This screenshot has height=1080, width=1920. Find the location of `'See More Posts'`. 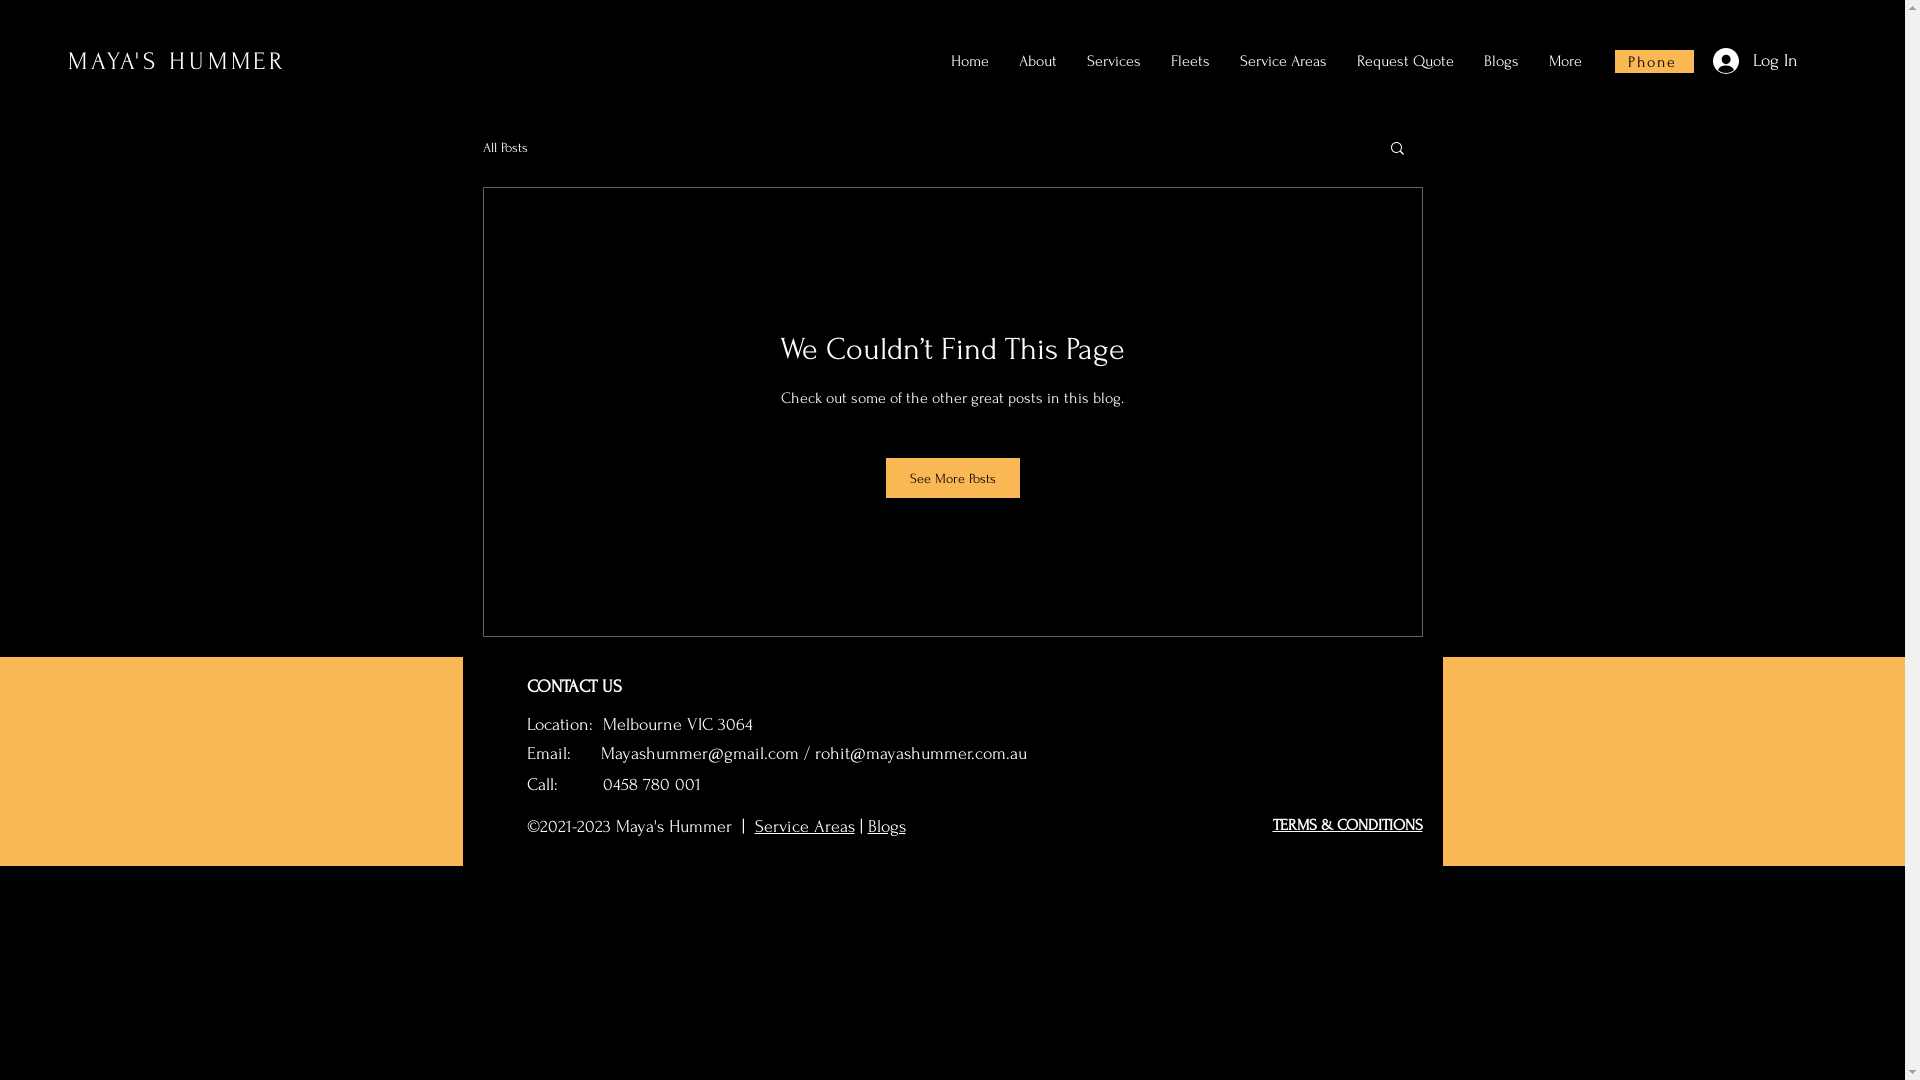

'See More Posts' is located at coordinates (952, 478).